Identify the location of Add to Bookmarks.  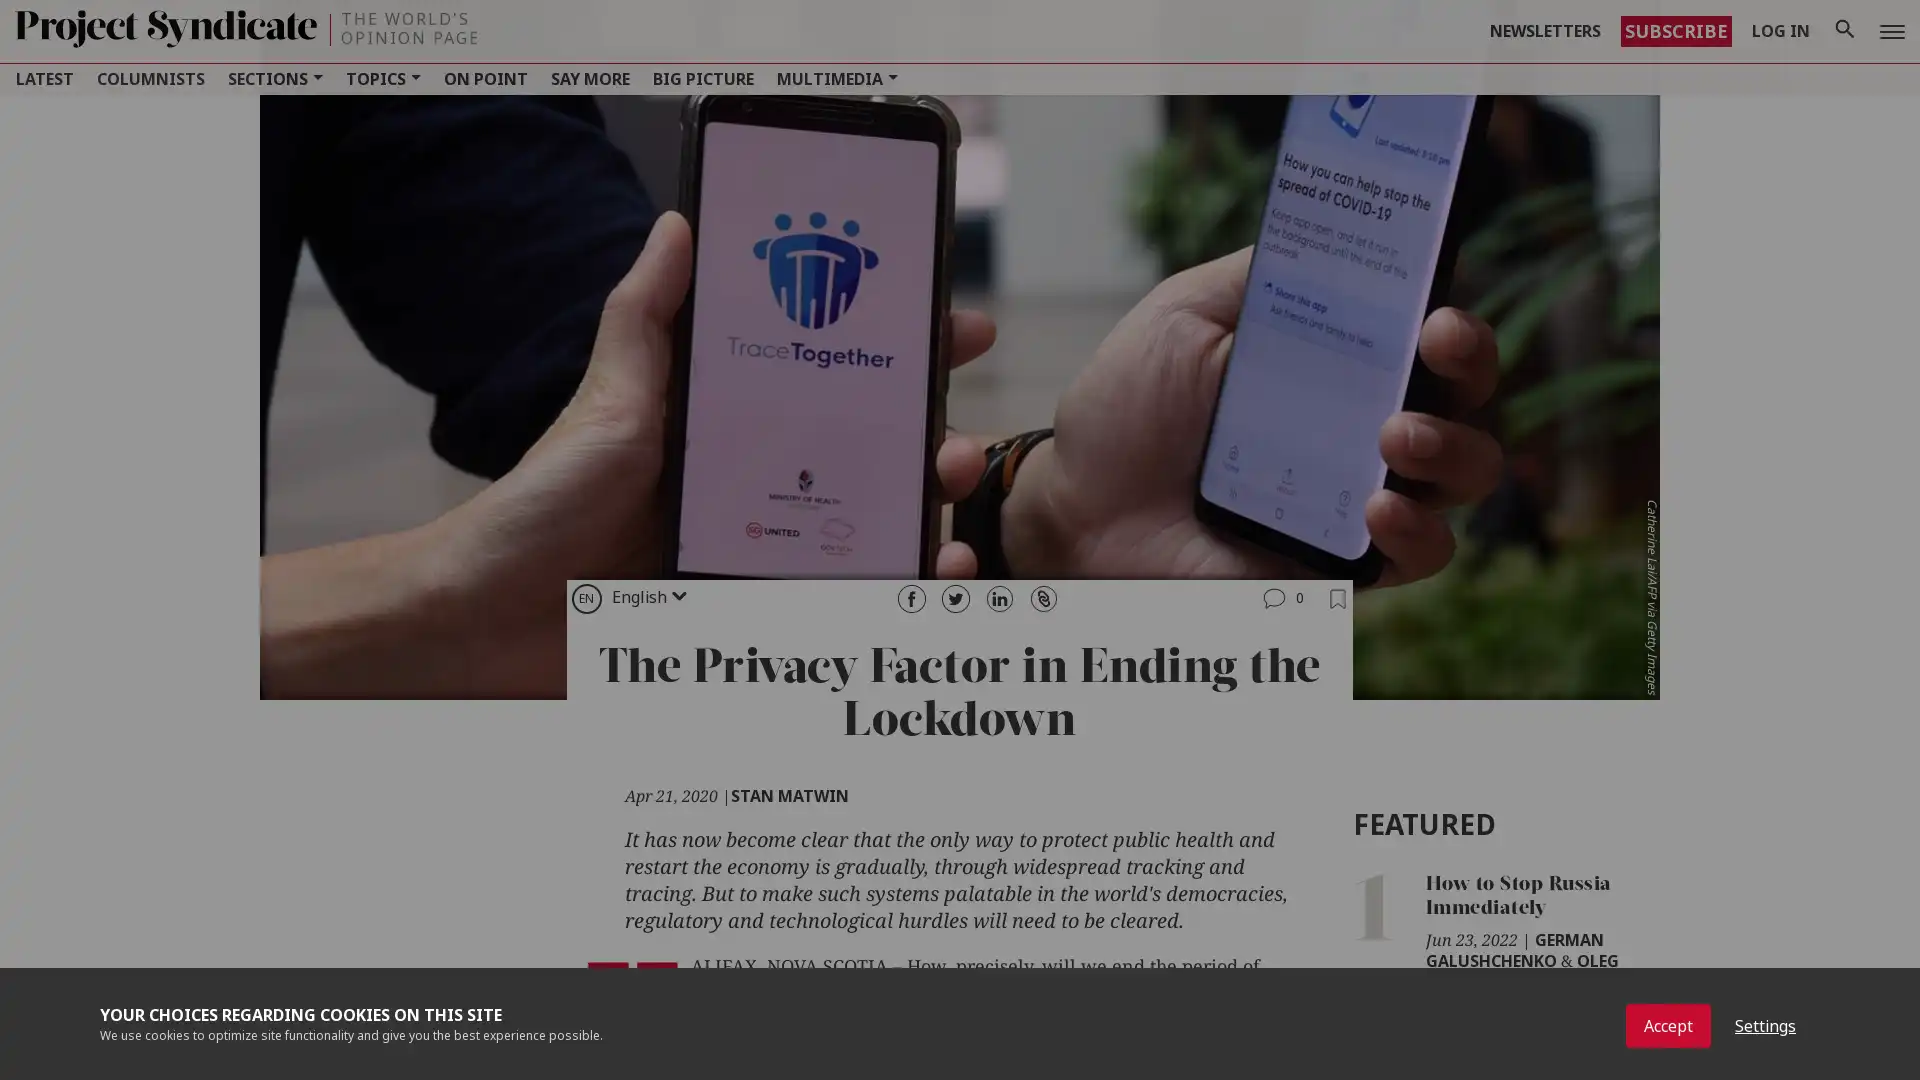
(1338, 600).